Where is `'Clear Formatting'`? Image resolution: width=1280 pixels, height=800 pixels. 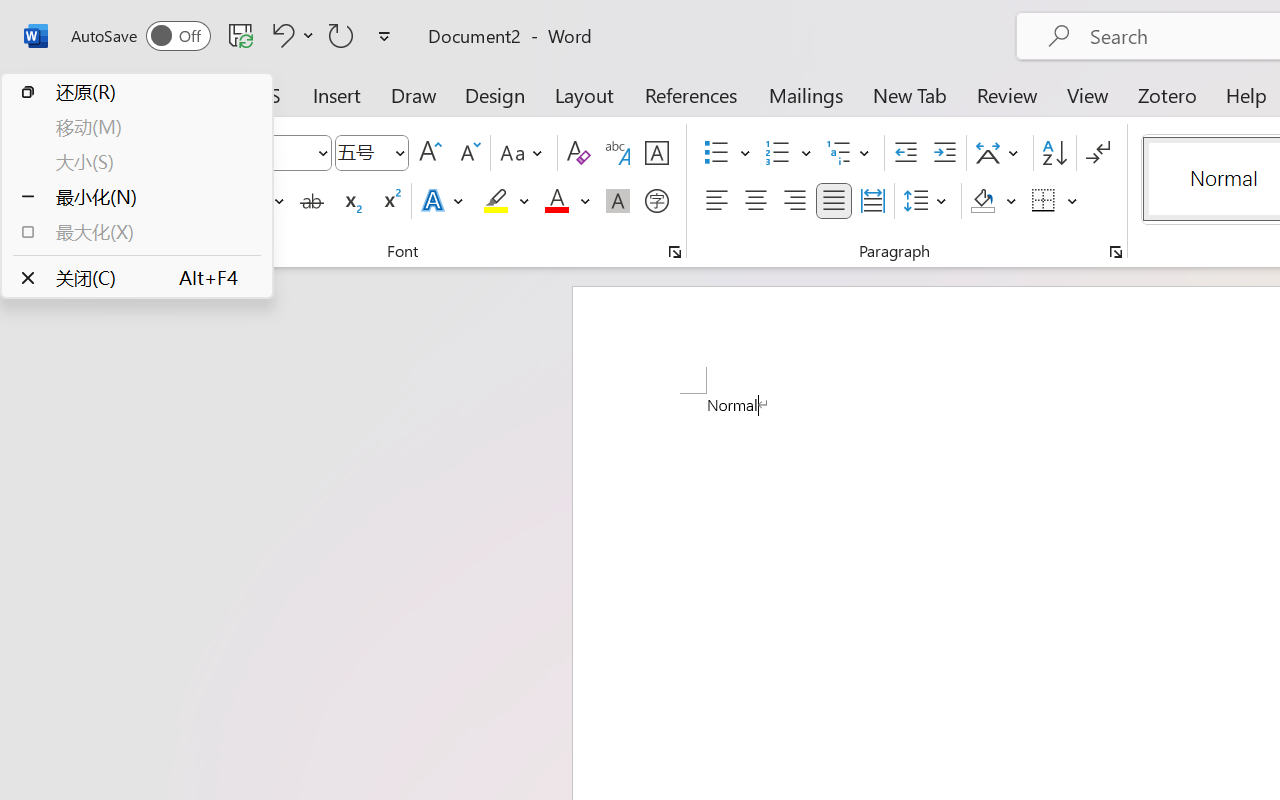
'Clear Formatting' is located at coordinates (577, 153).